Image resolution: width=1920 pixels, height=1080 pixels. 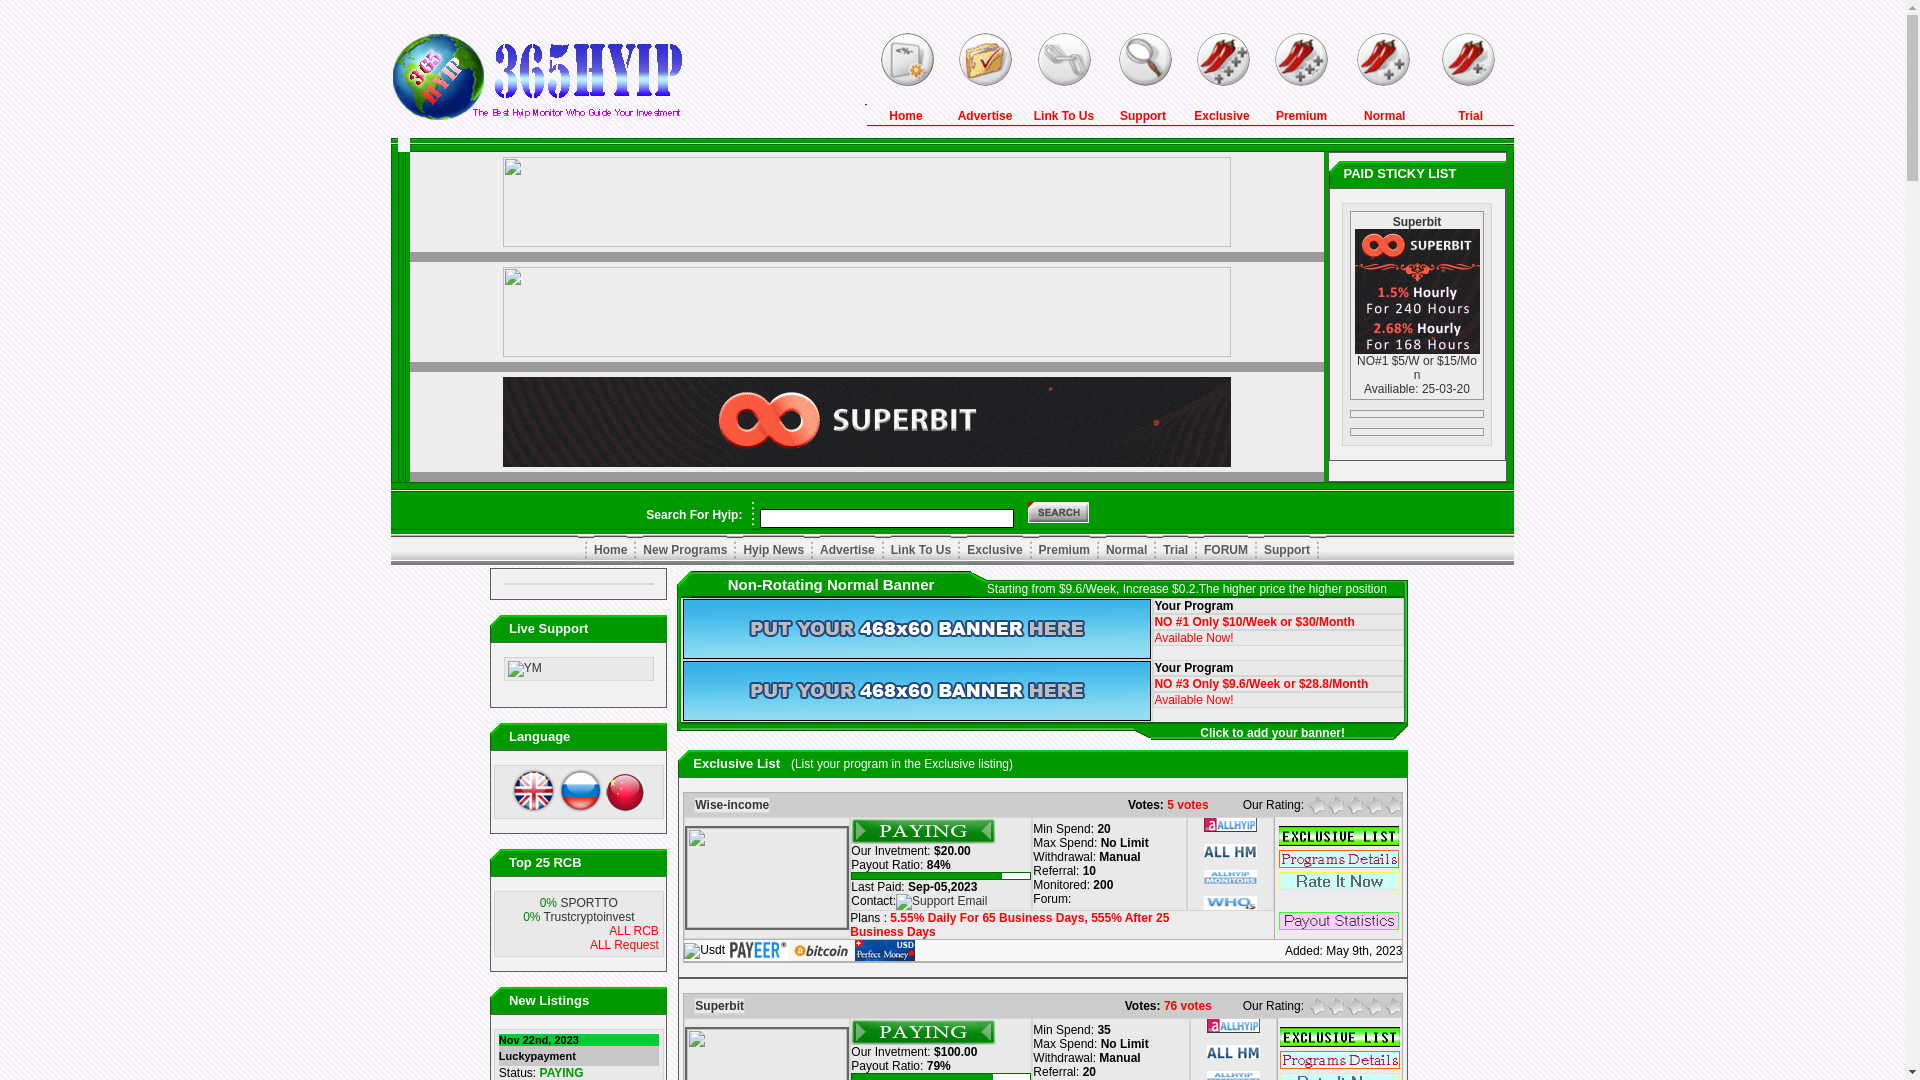 I want to click on 'Normal', so click(x=1383, y=115).